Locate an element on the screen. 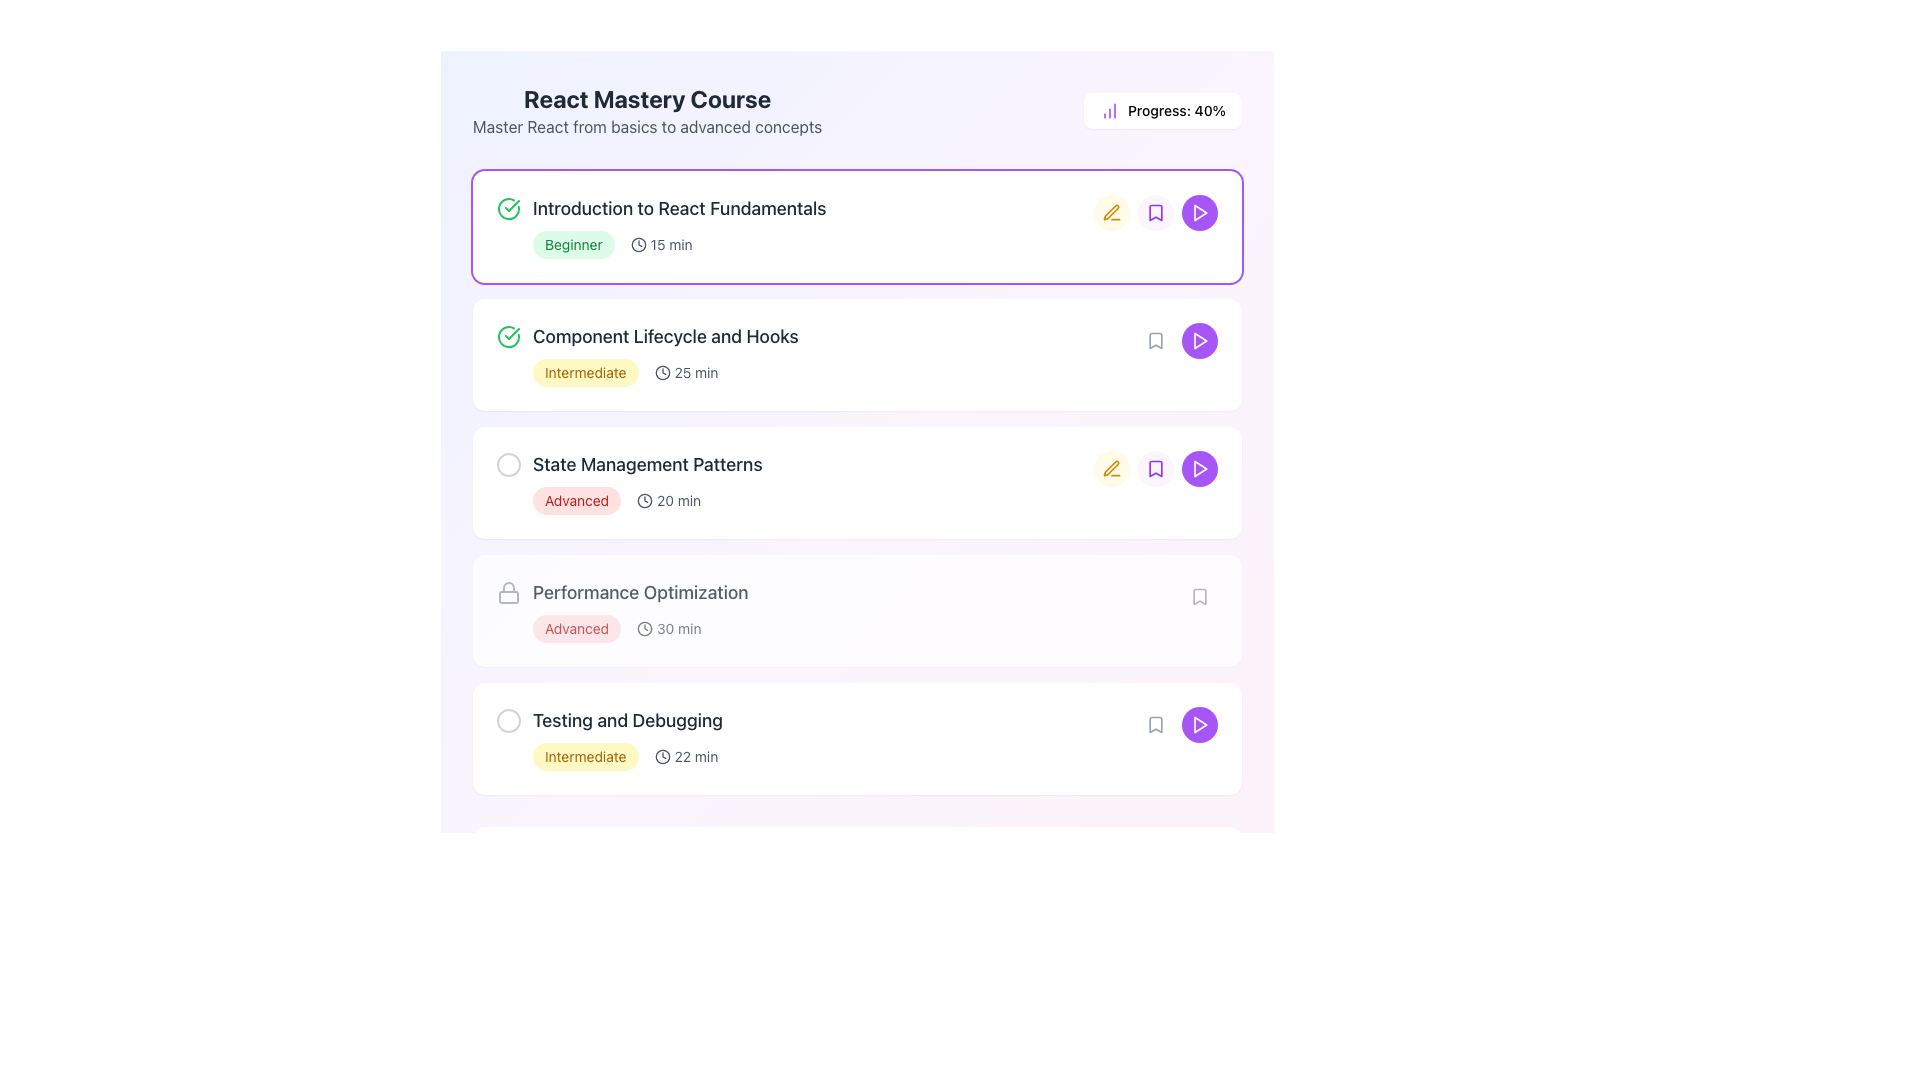 Image resolution: width=1920 pixels, height=1080 pixels. the circular button with a purple background and a white play icon located to the right of the 'Component Lifecycle and Hooks' label is located at coordinates (1200, 339).